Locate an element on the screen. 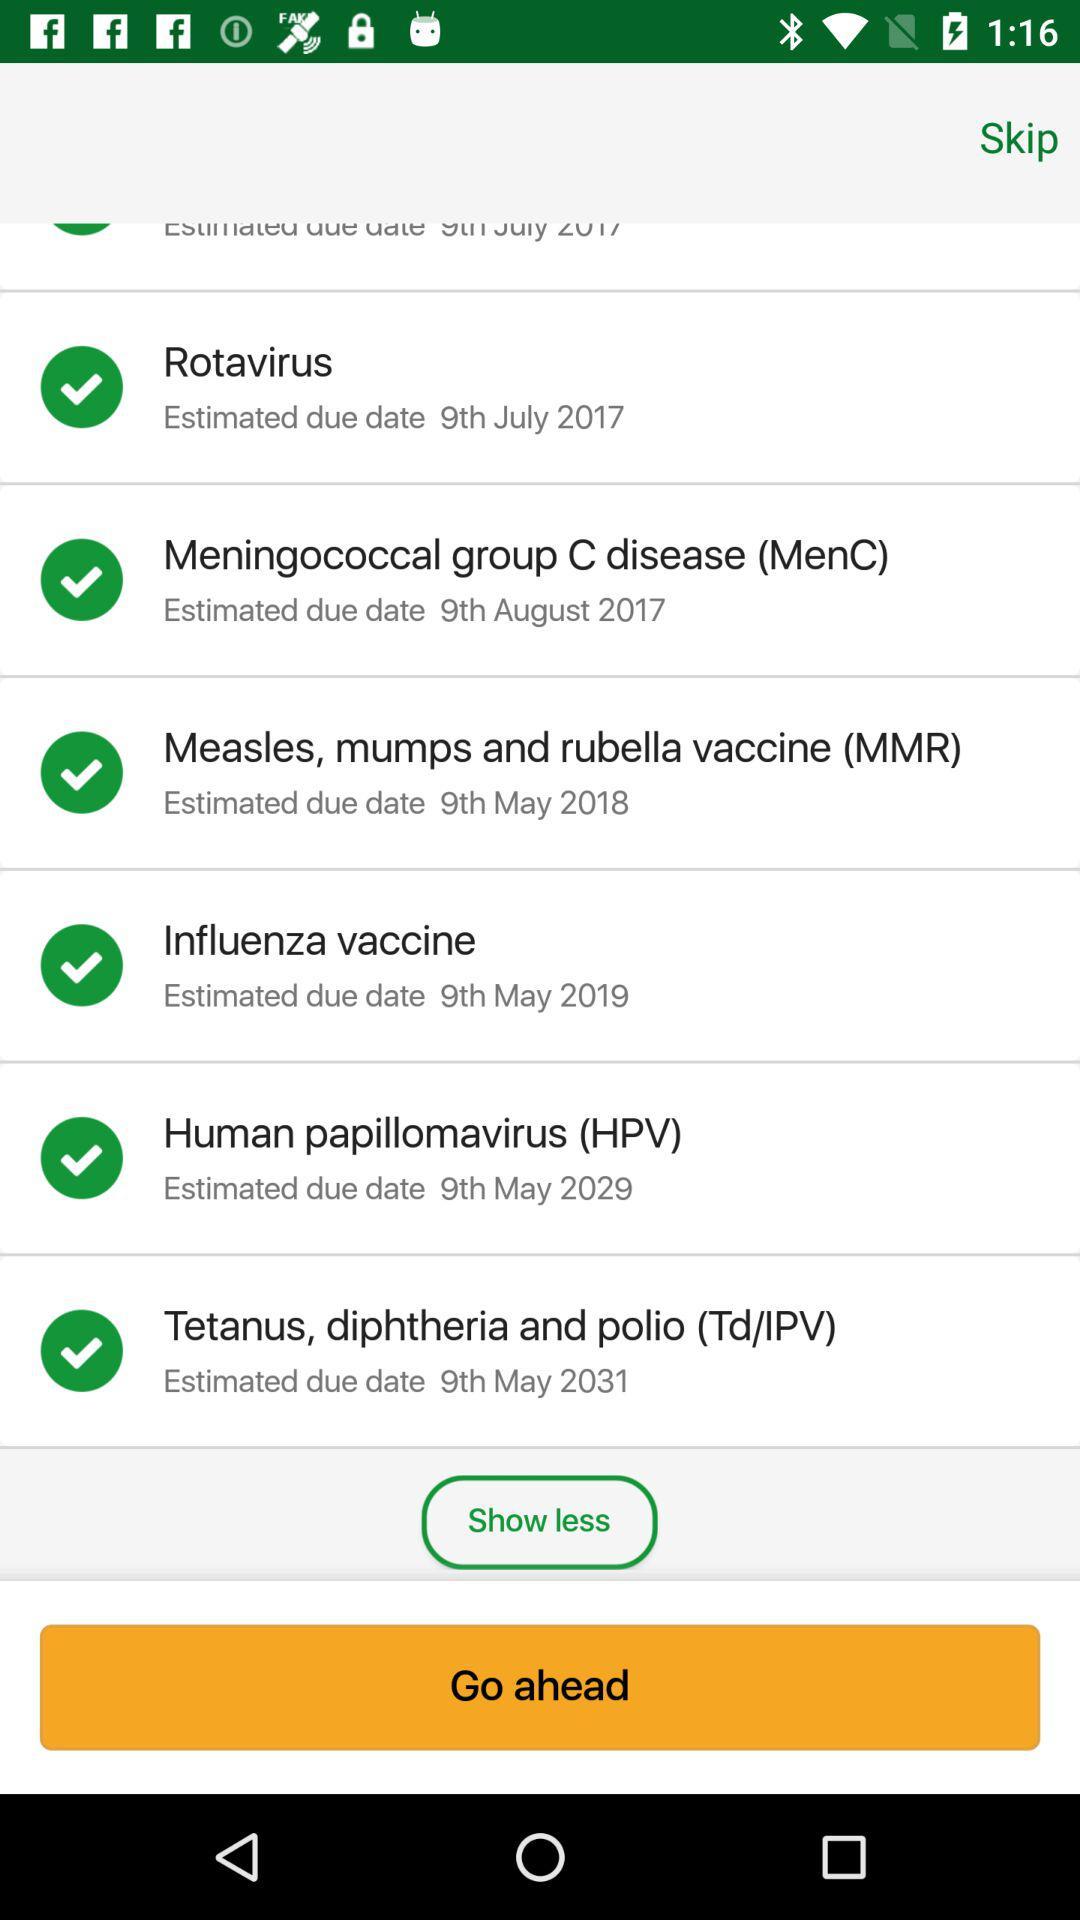  icon below the show less item is located at coordinates (540, 1686).